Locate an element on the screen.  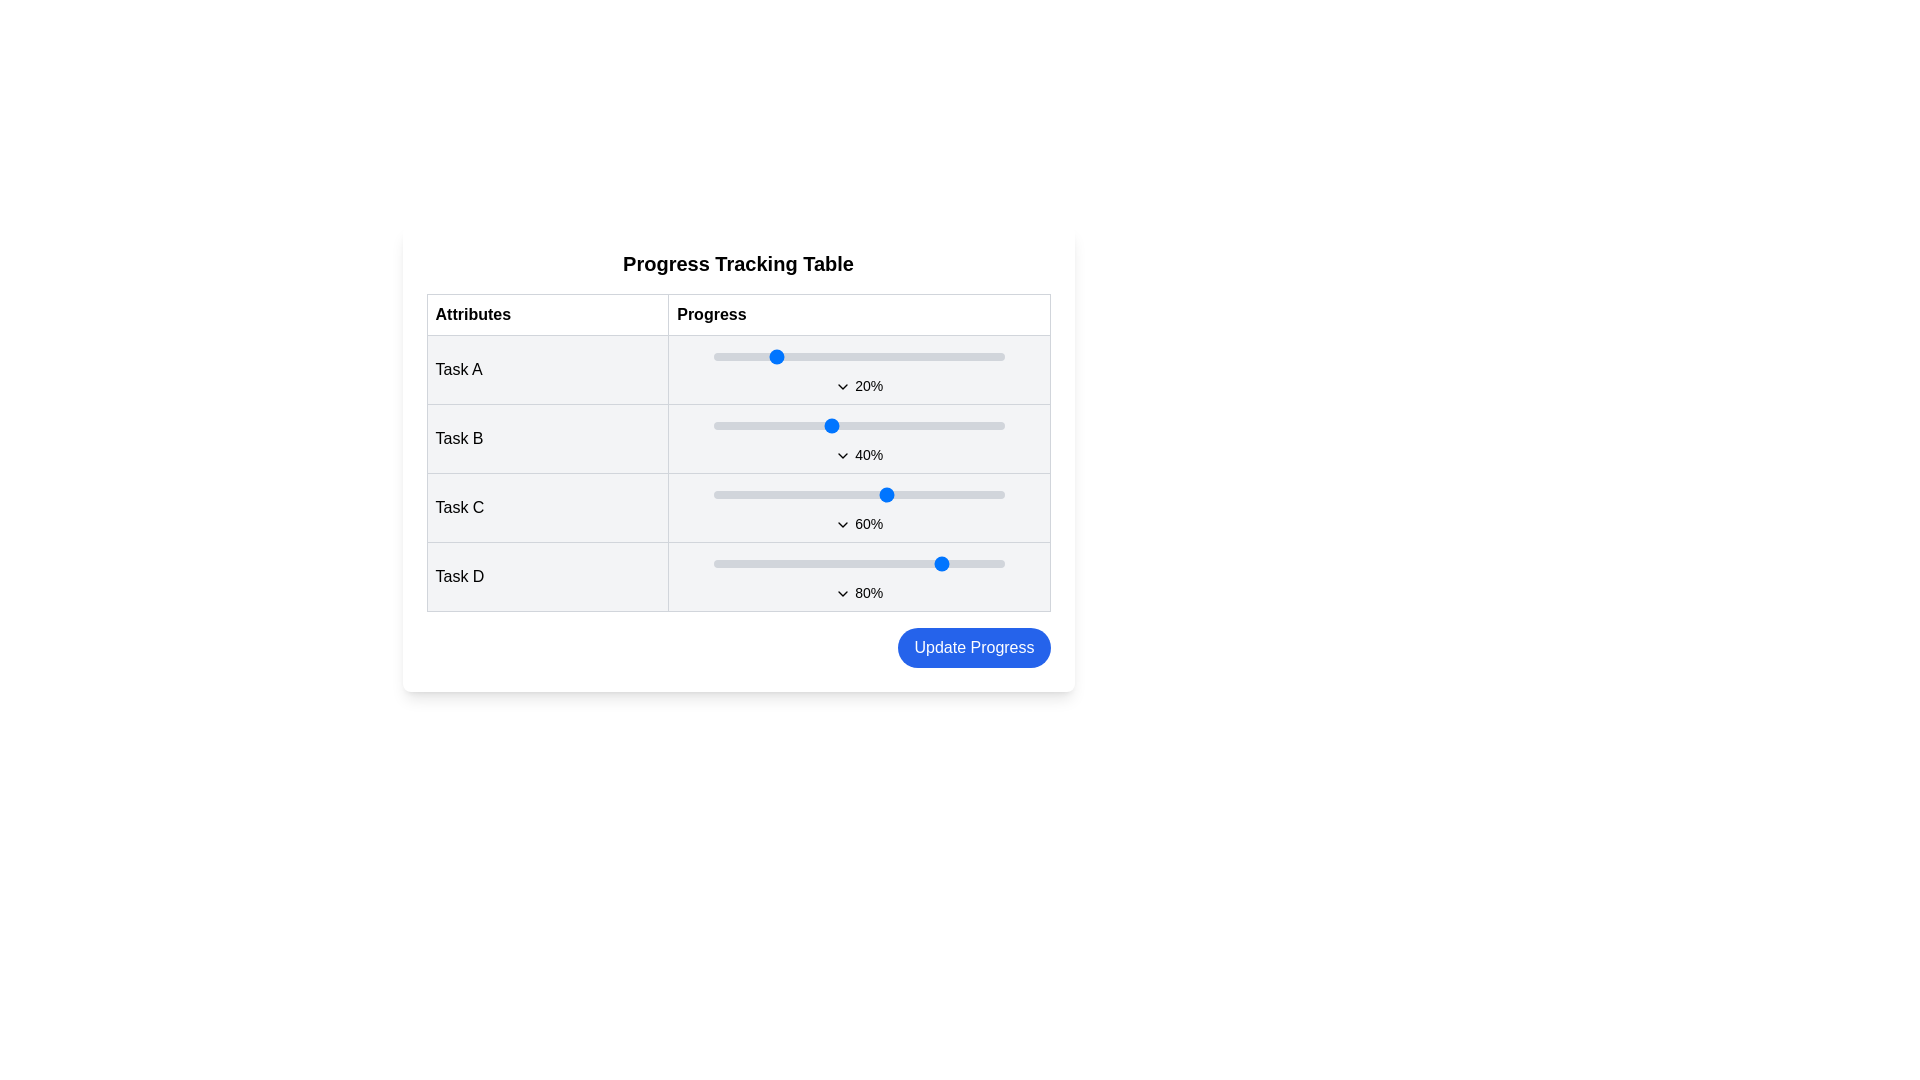
the progress for task B is located at coordinates (756, 424).